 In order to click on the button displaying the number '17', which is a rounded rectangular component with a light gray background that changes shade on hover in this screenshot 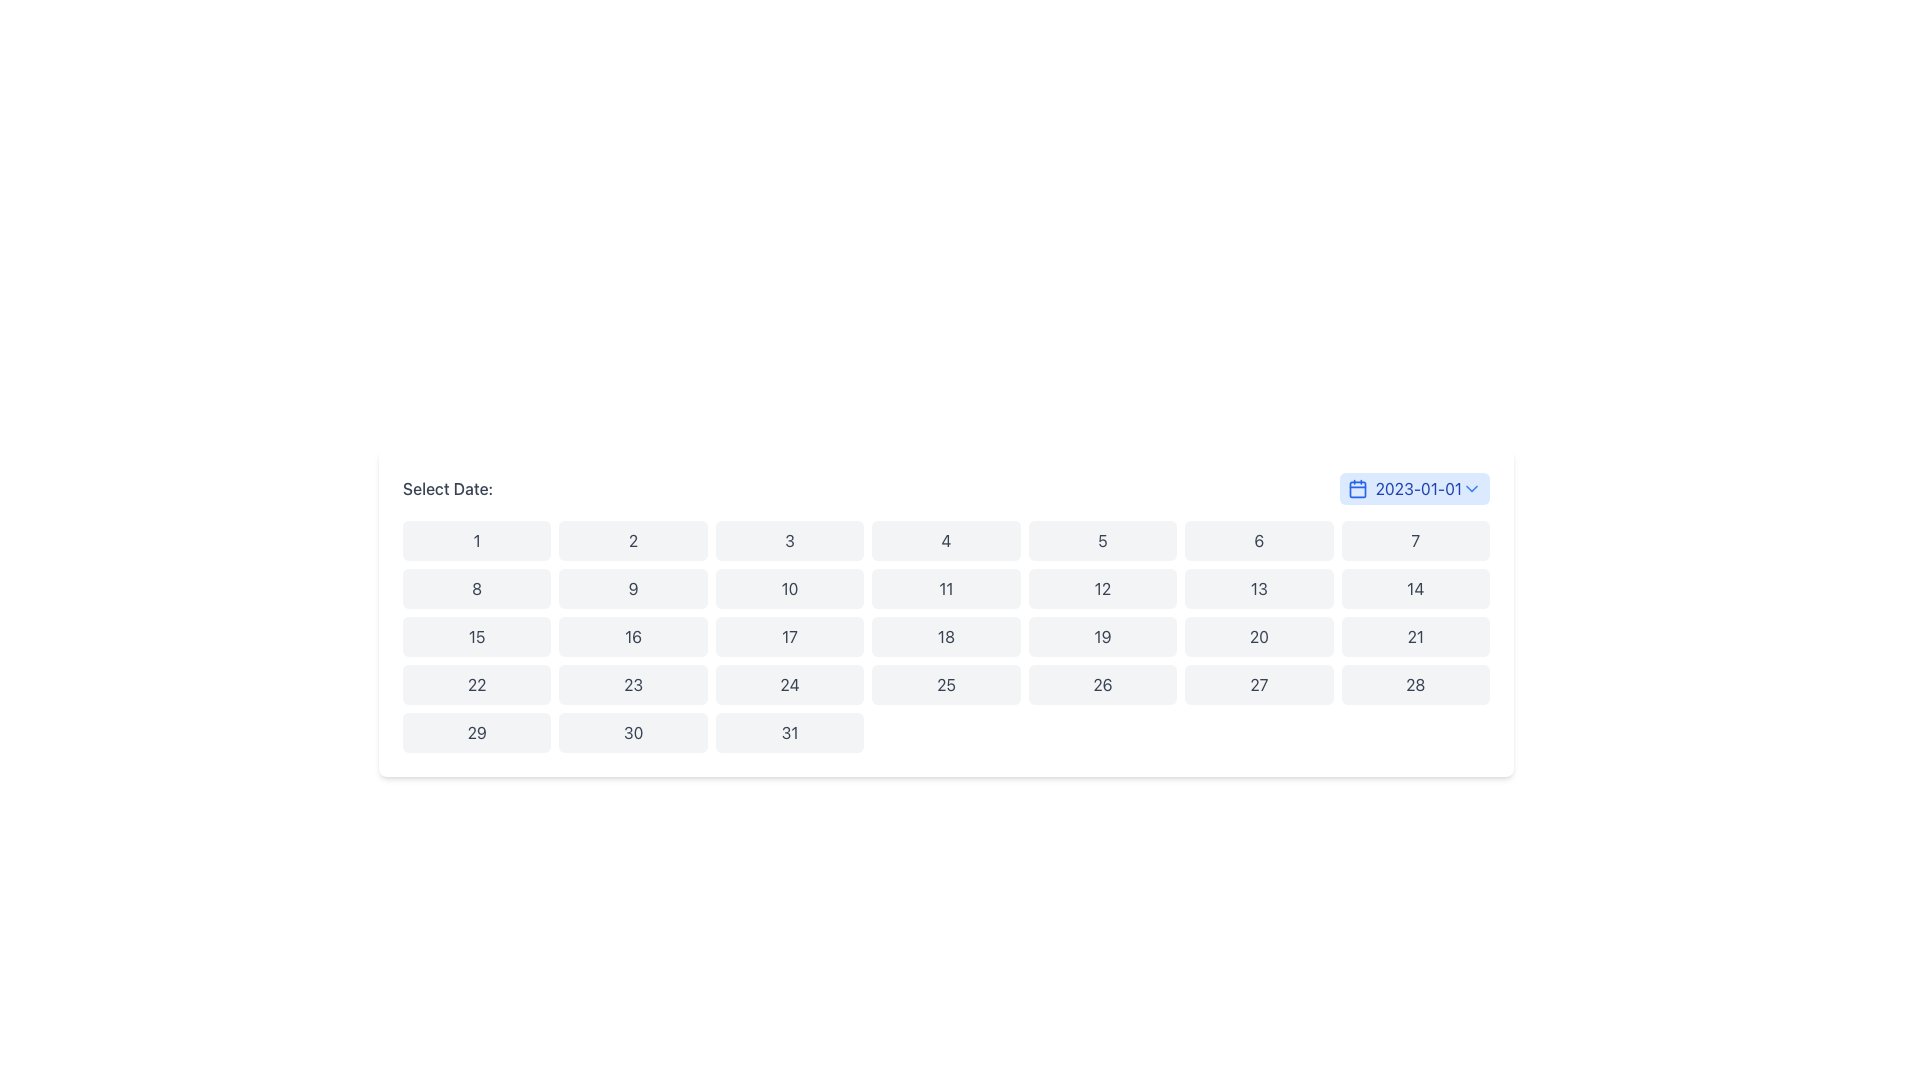, I will do `click(789, 636)`.